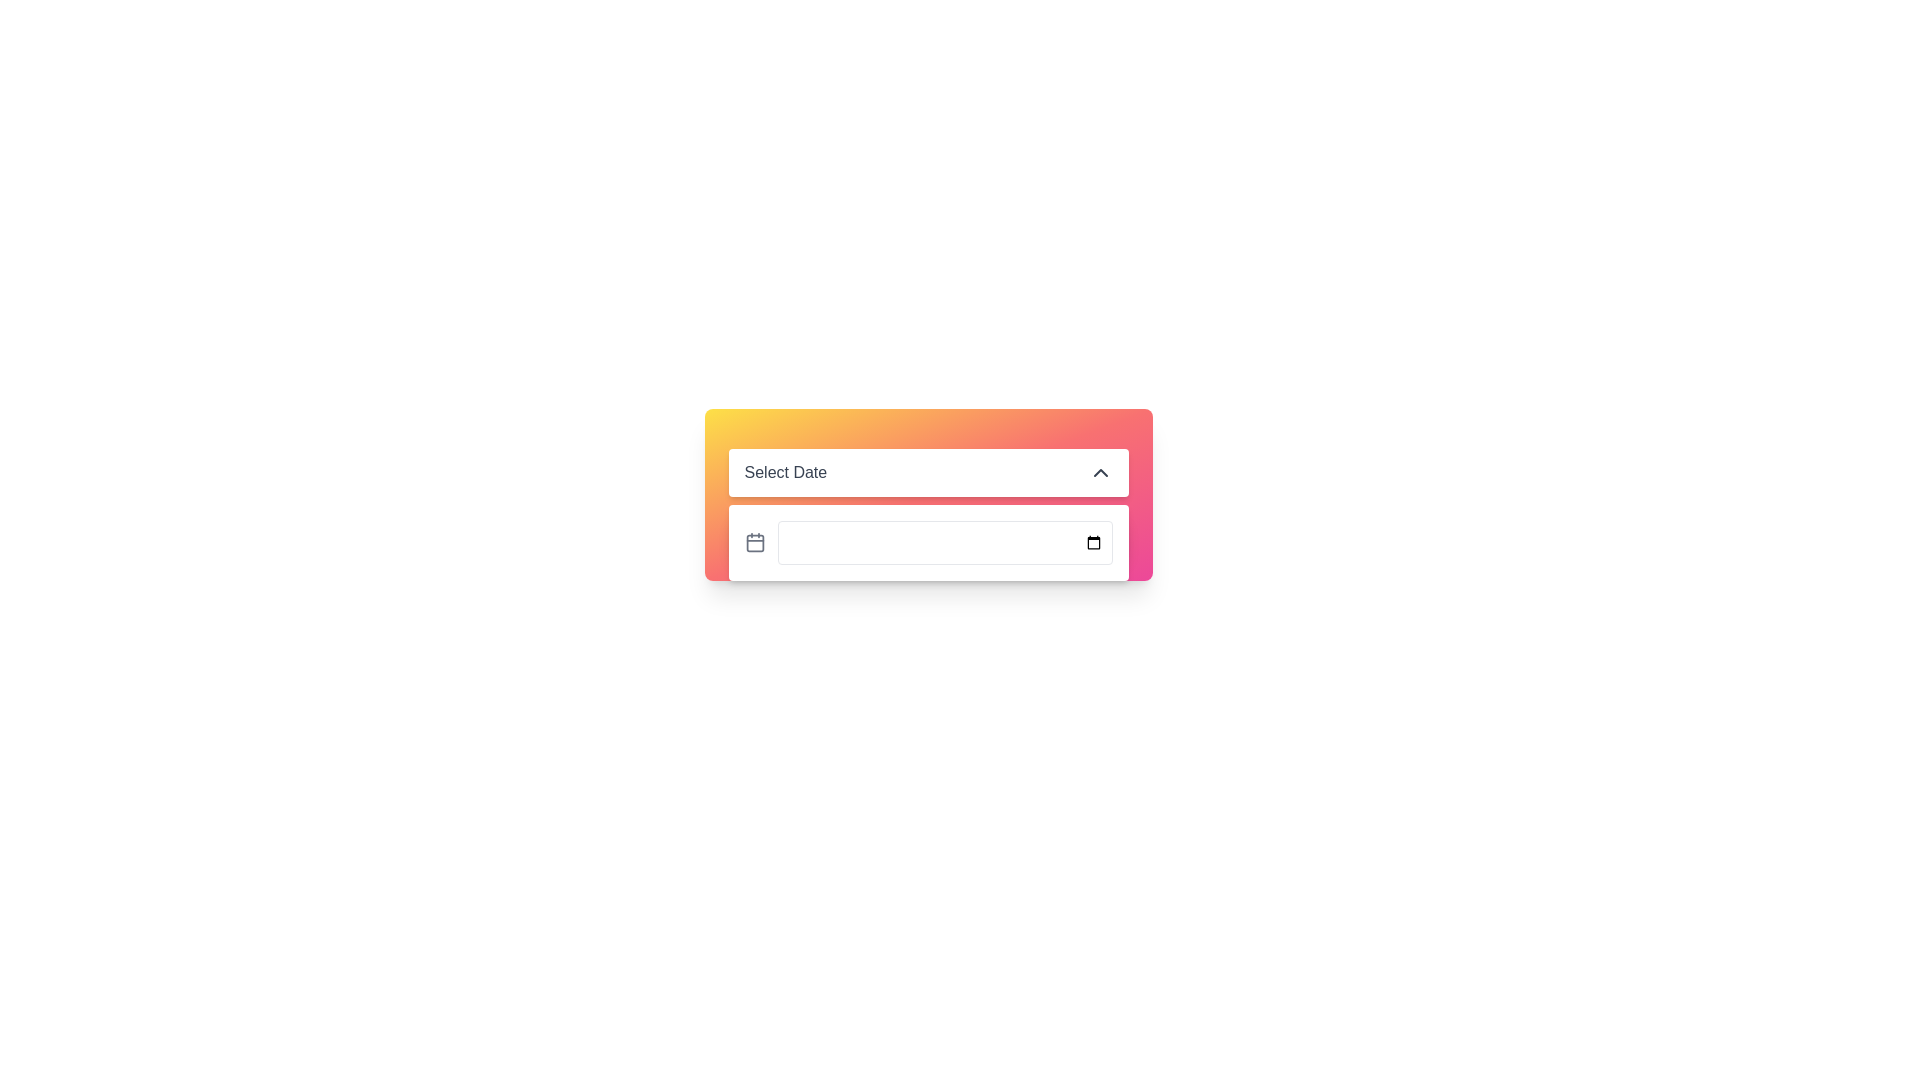 The height and width of the screenshot is (1080, 1920). I want to click on a date from the calendar by clicking on the interactive date input field, which is centrally located and allows for date entry or calendar selection, so click(944, 543).